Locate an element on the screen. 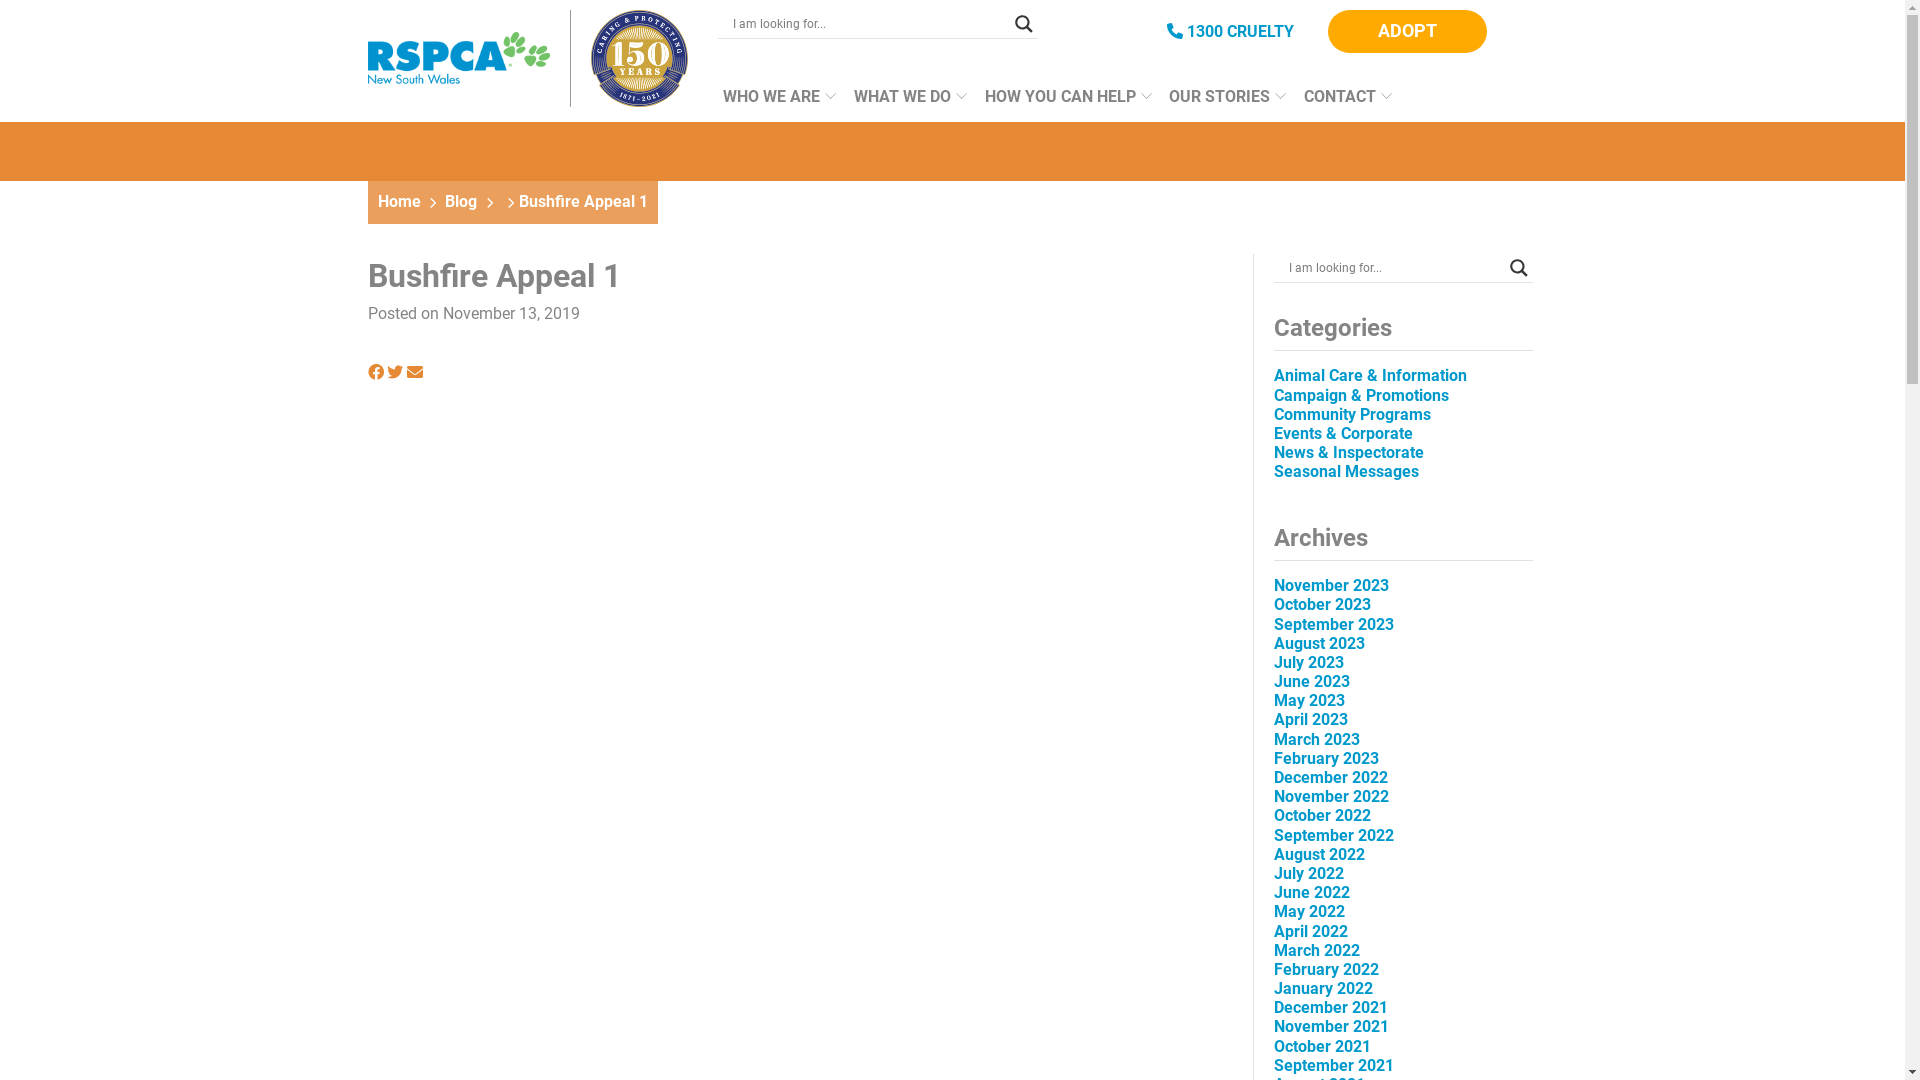 Image resolution: width=1920 pixels, height=1080 pixels. 'May 2022' is located at coordinates (1272, 911).